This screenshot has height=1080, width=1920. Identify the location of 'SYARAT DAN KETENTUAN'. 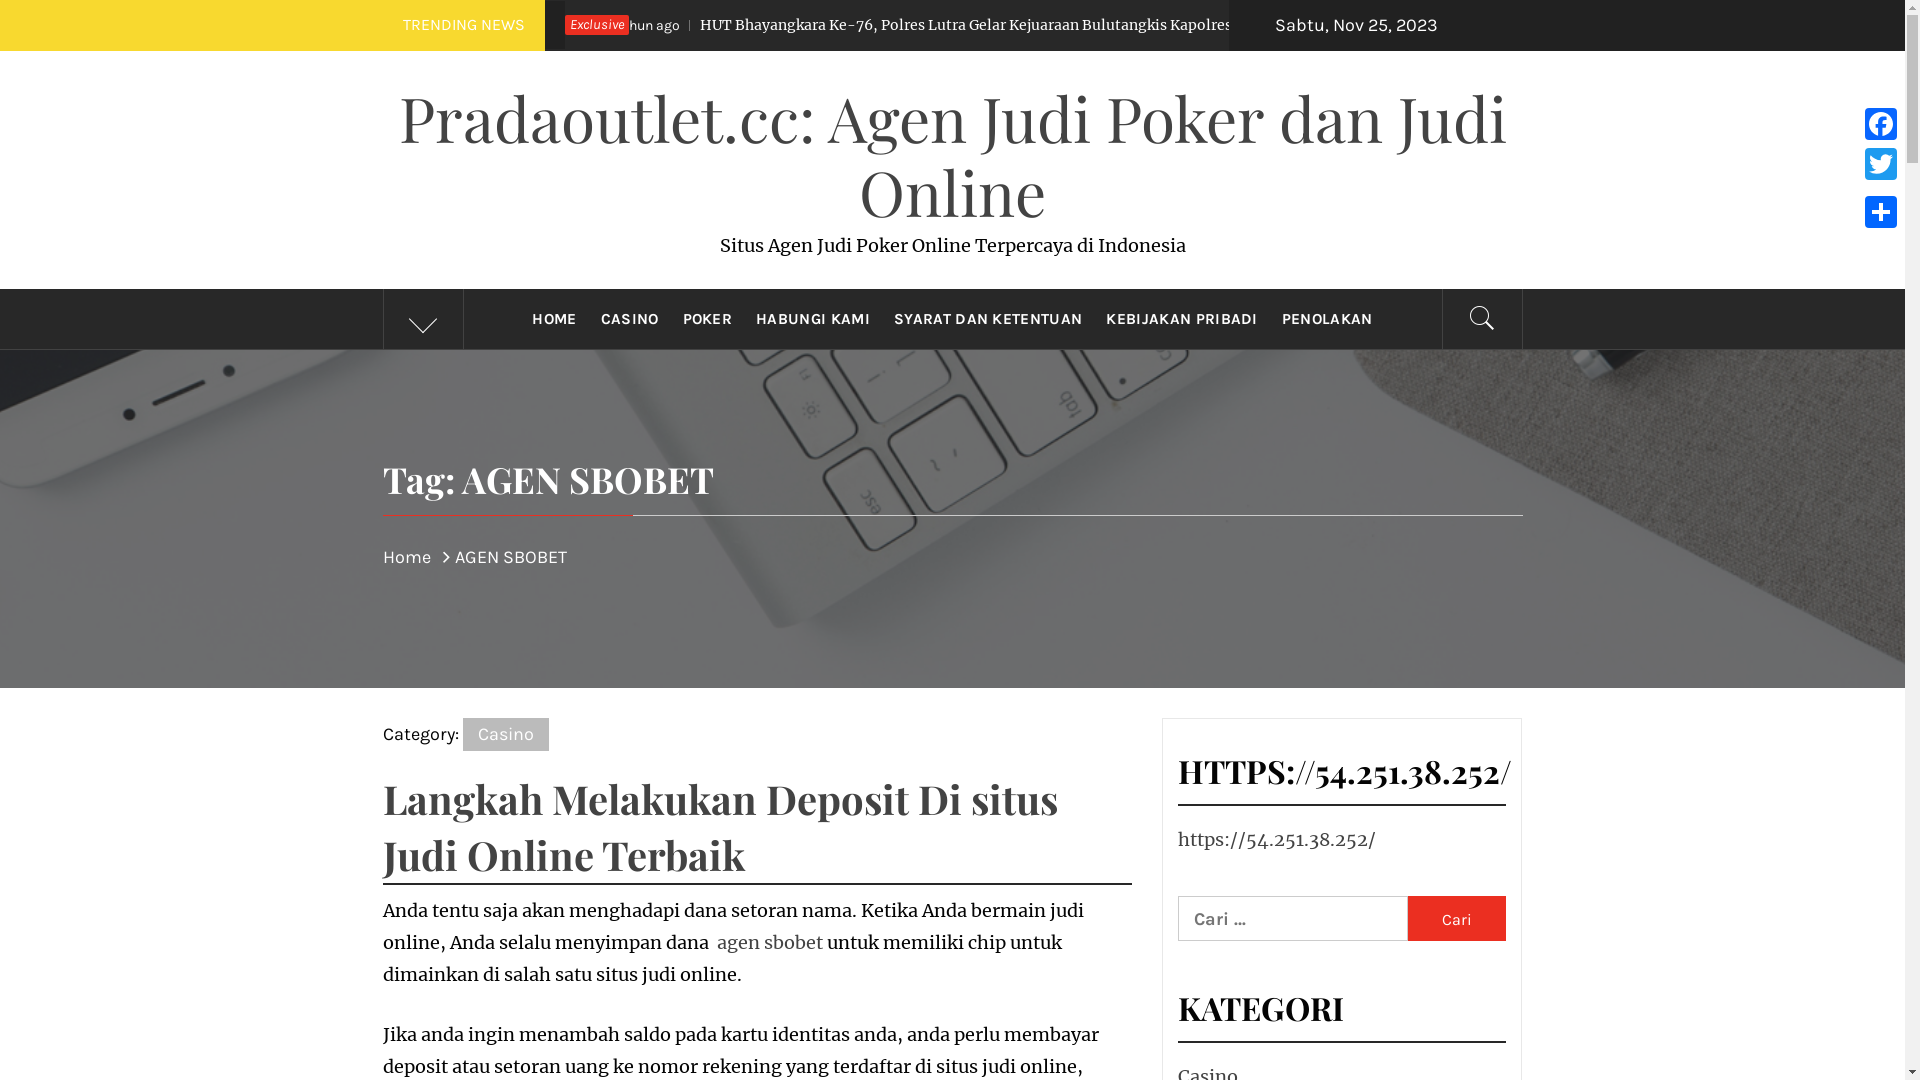
(988, 318).